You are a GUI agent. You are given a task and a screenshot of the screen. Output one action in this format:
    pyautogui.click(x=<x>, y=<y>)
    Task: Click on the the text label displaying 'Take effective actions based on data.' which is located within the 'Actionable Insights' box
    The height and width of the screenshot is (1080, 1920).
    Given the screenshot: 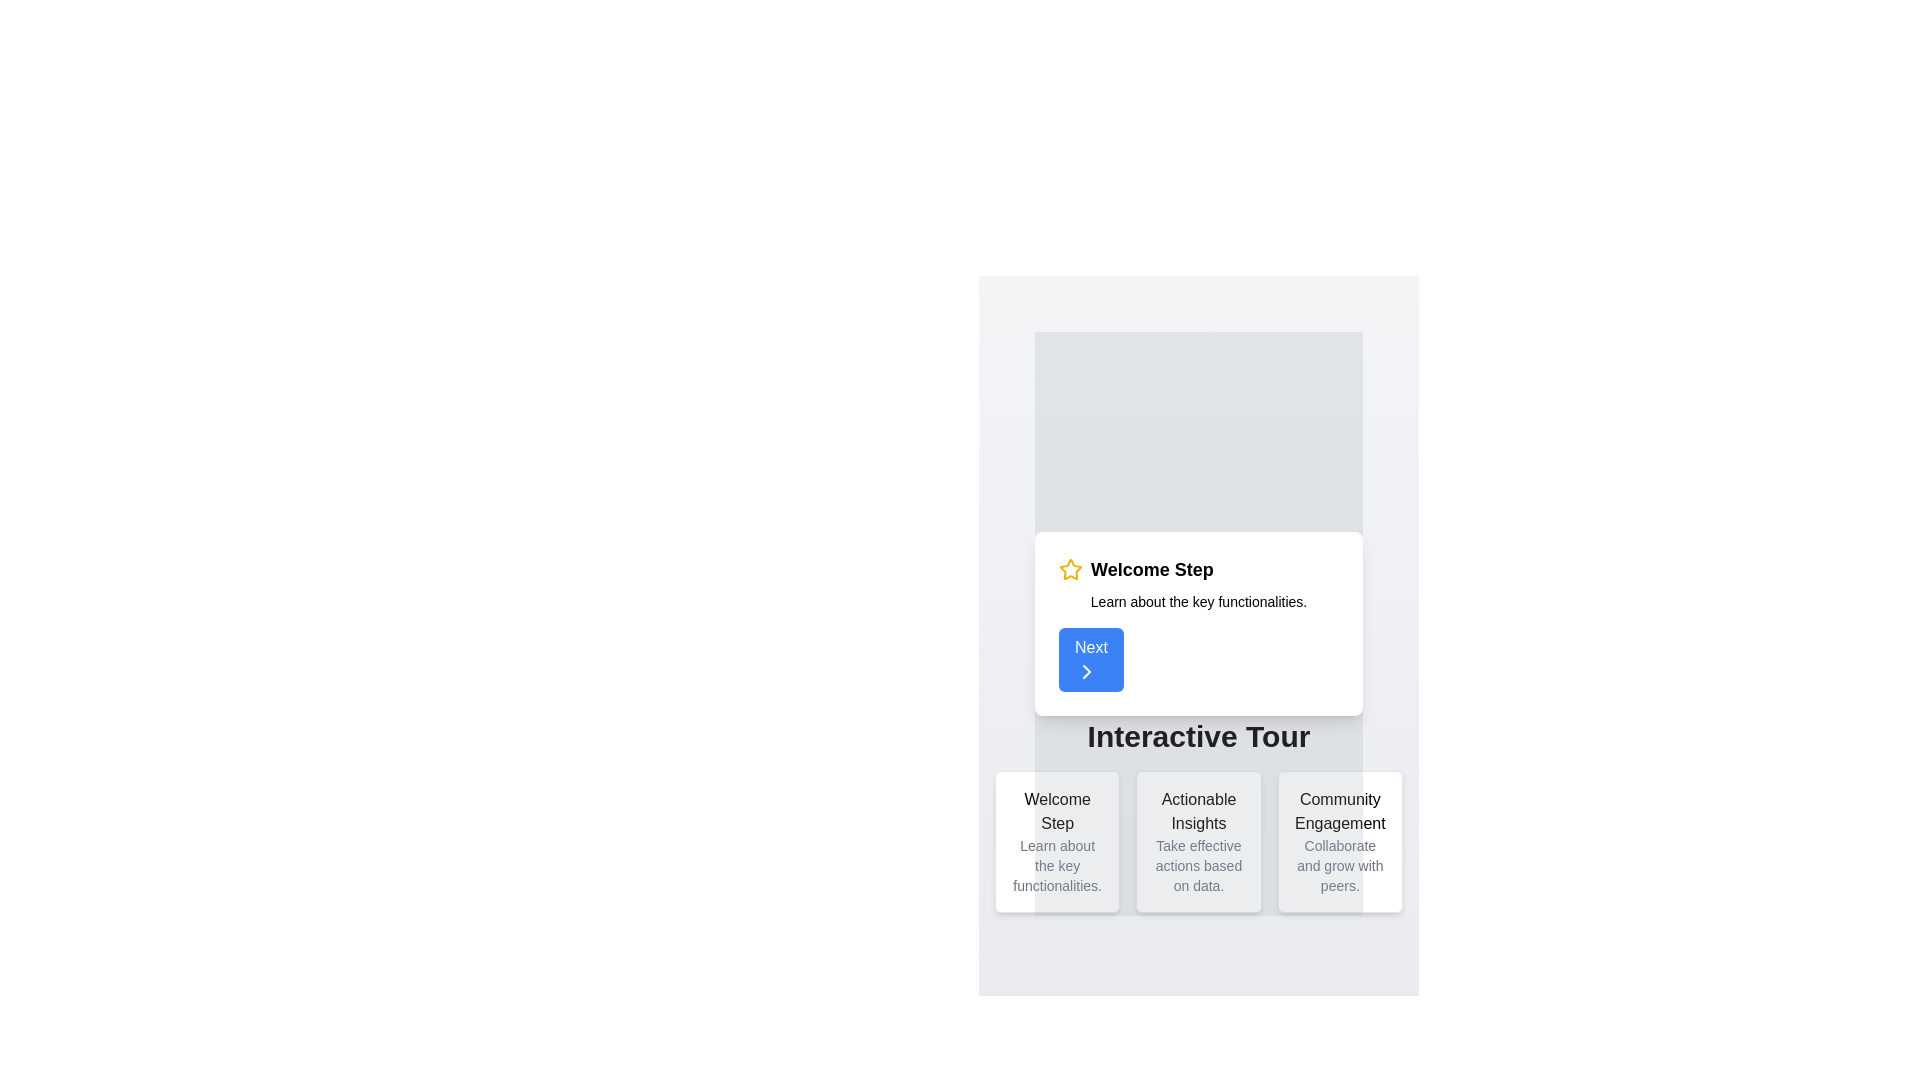 What is the action you would take?
    pyautogui.click(x=1199, y=865)
    